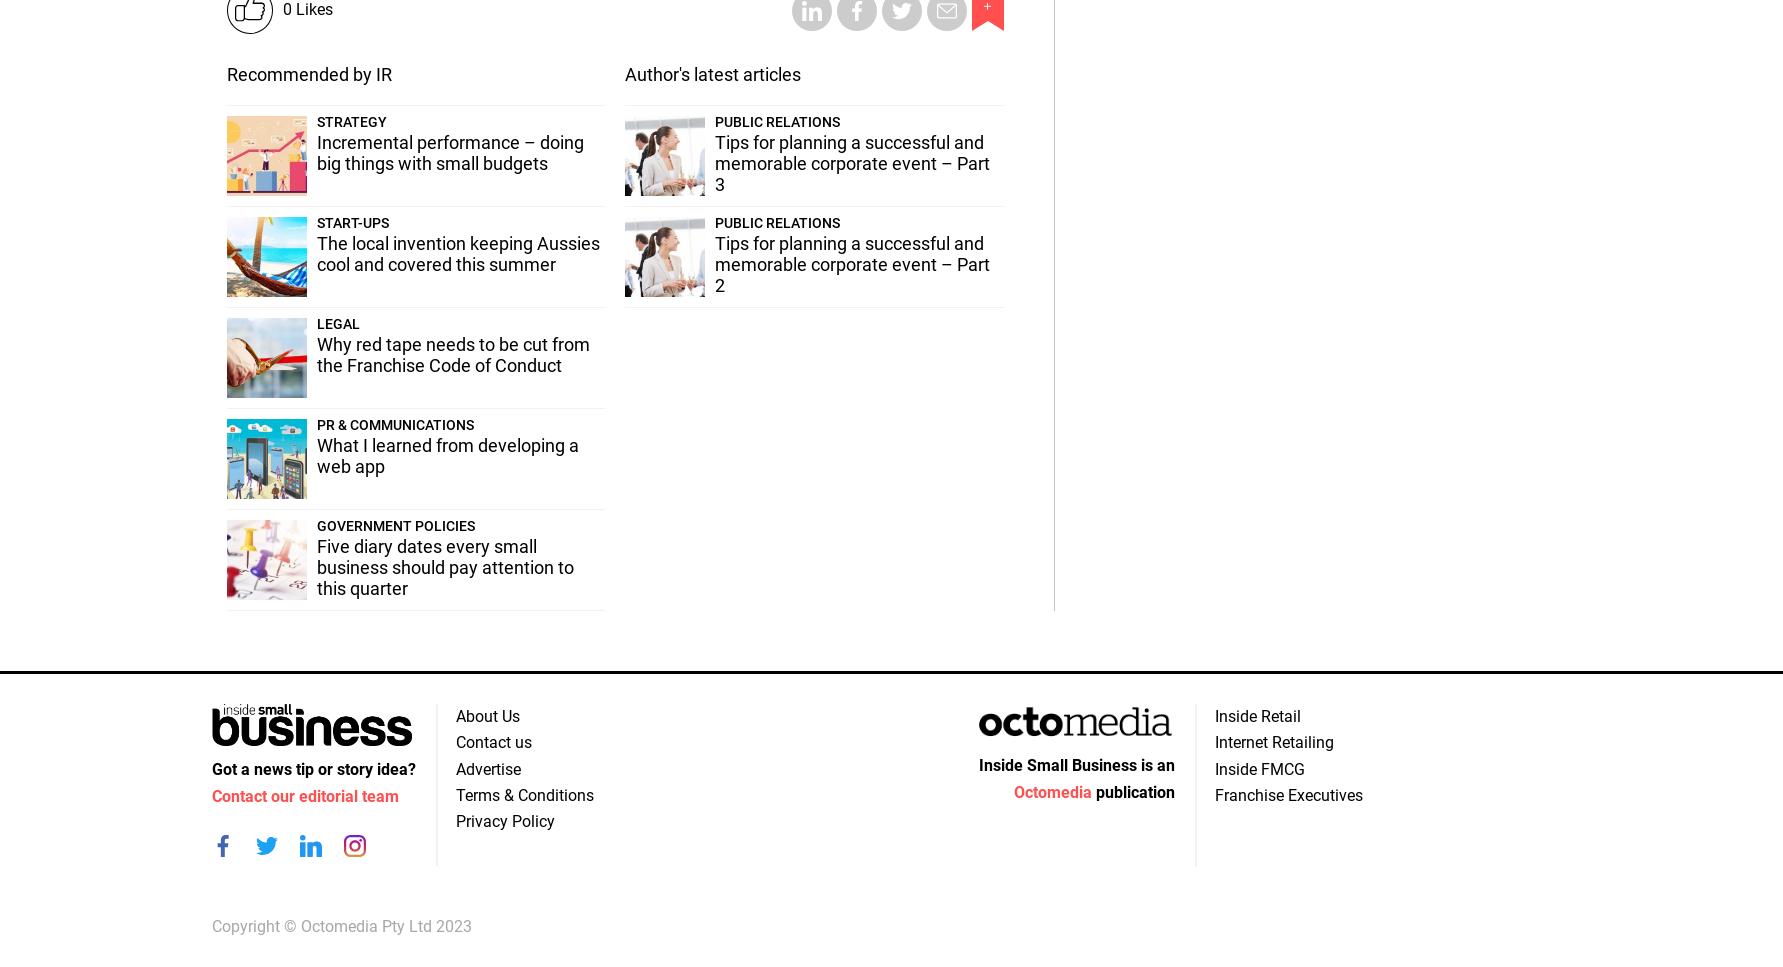  I want to click on 'Octomedia', so click(1051, 791).